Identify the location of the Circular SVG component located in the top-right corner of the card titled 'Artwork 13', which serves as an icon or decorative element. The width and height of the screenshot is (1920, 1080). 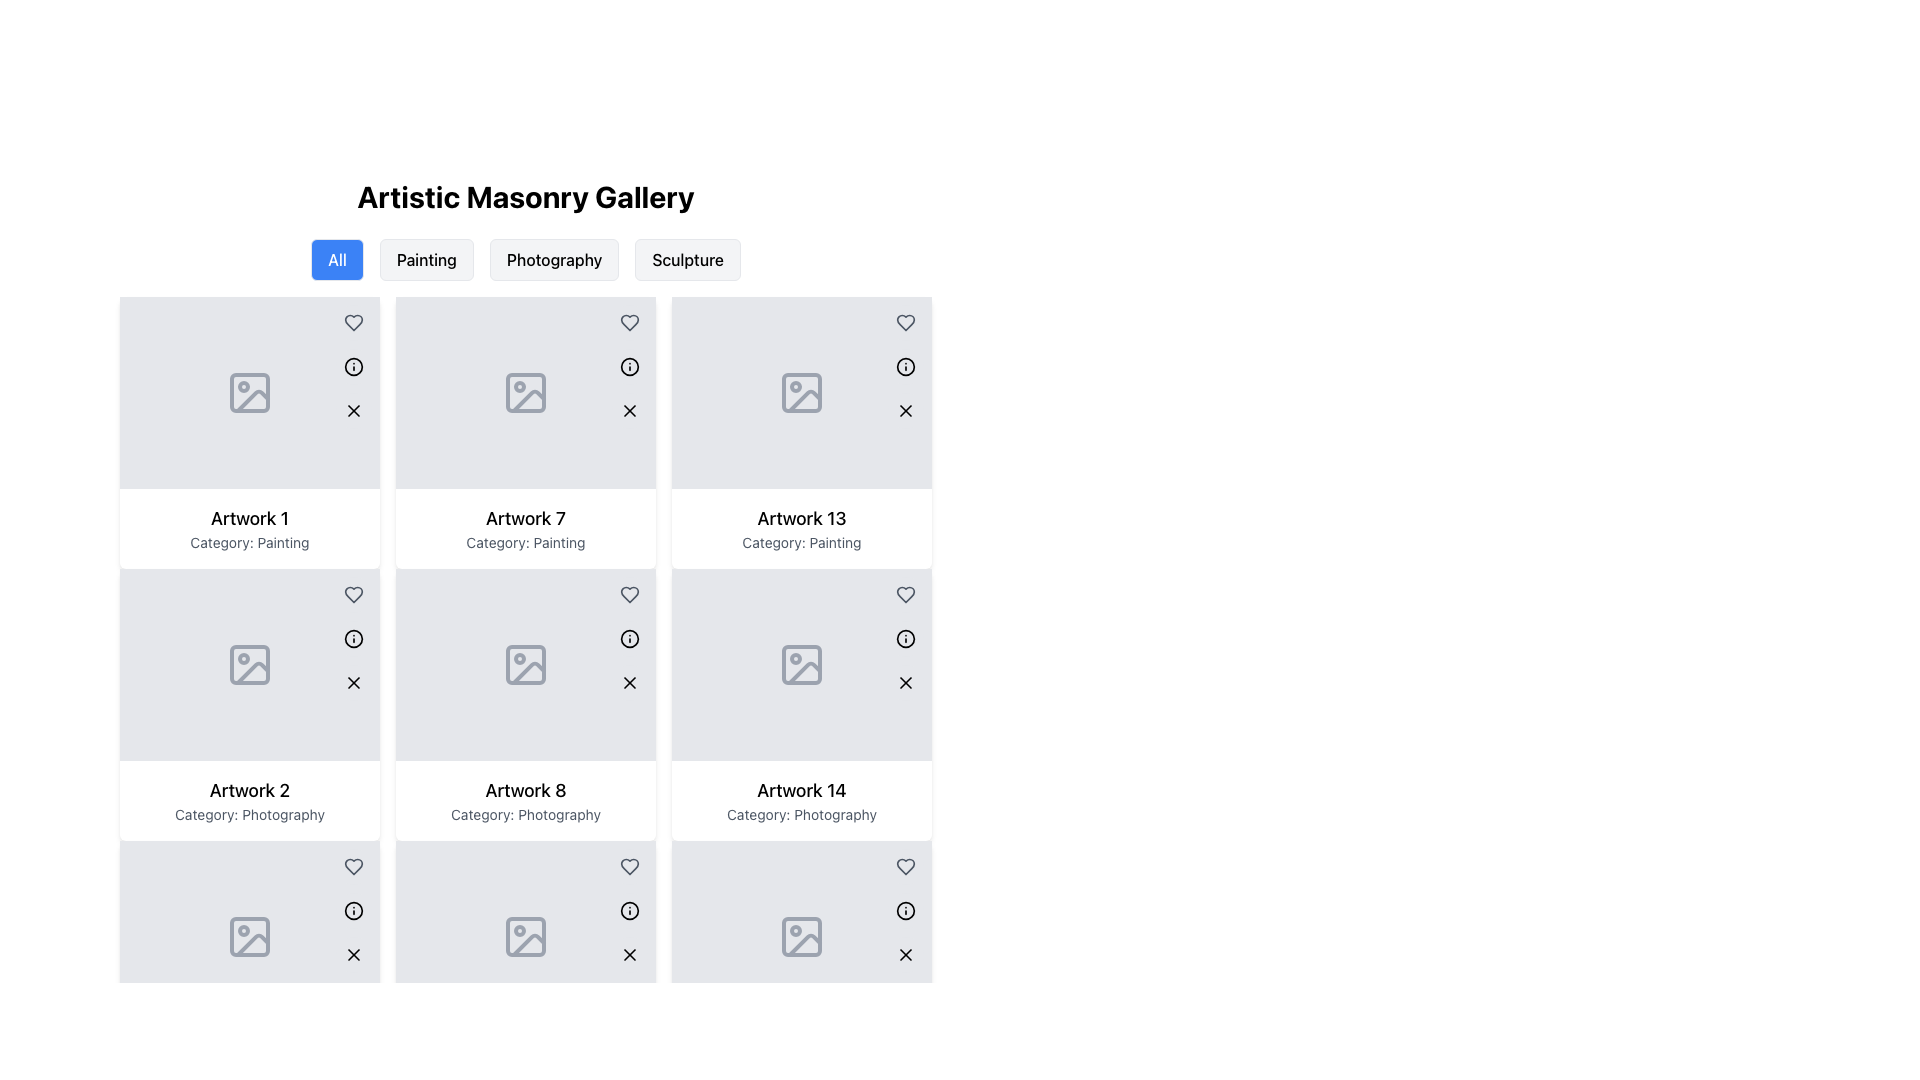
(905, 366).